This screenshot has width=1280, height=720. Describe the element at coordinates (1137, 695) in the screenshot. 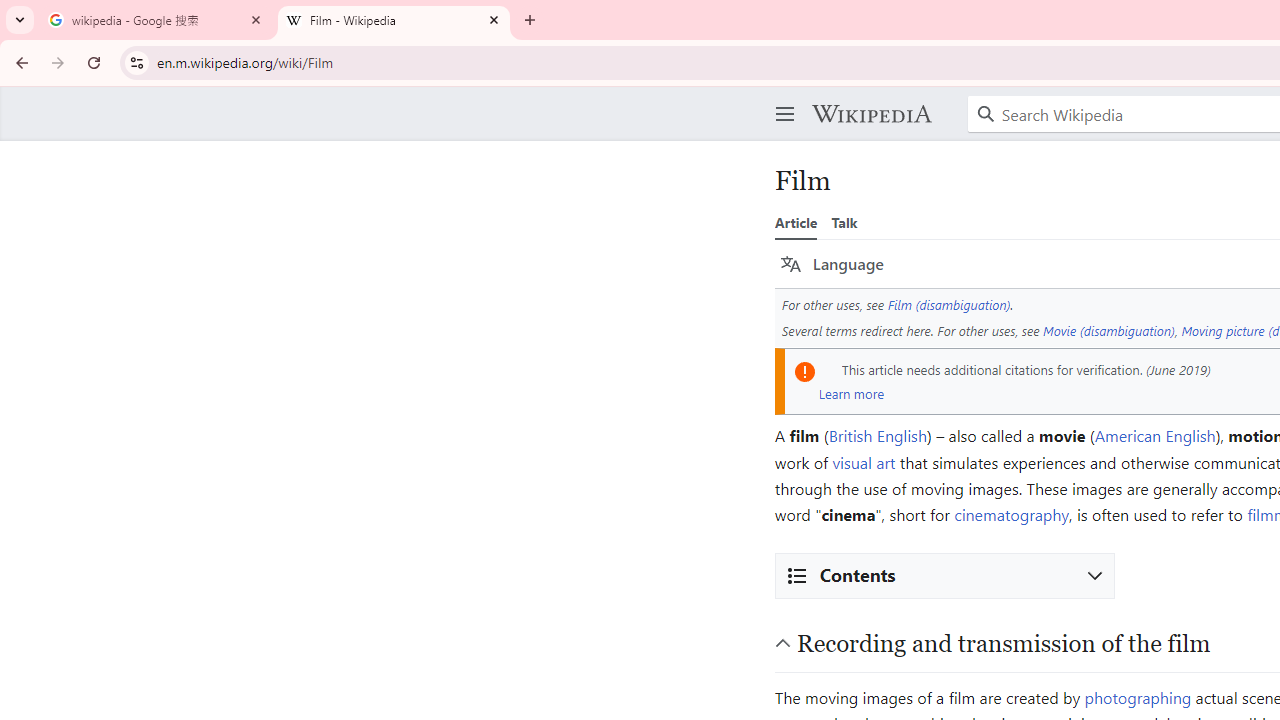

I see `'photographing'` at that location.